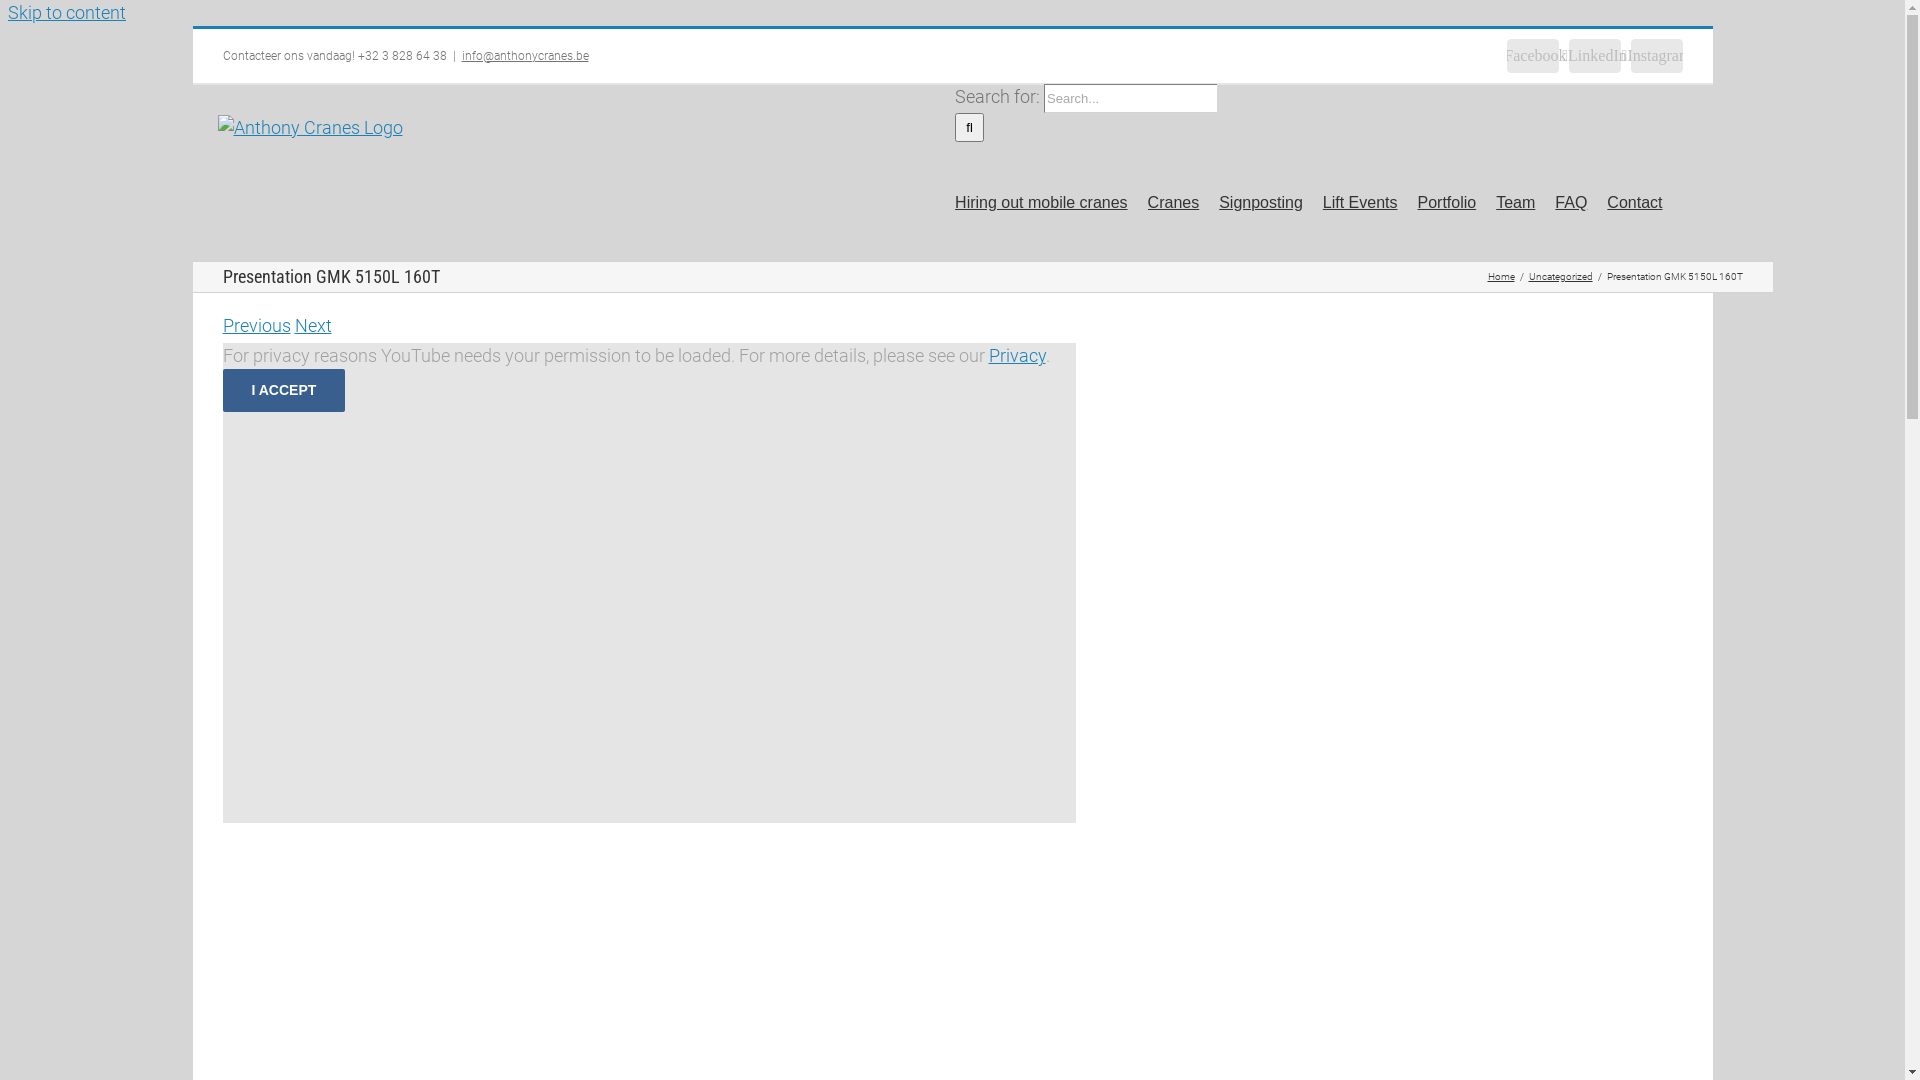 This screenshot has height=1080, width=1920. Describe the element at coordinates (1530, 55) in the screenshot. I see `'Facebook'` at that location.